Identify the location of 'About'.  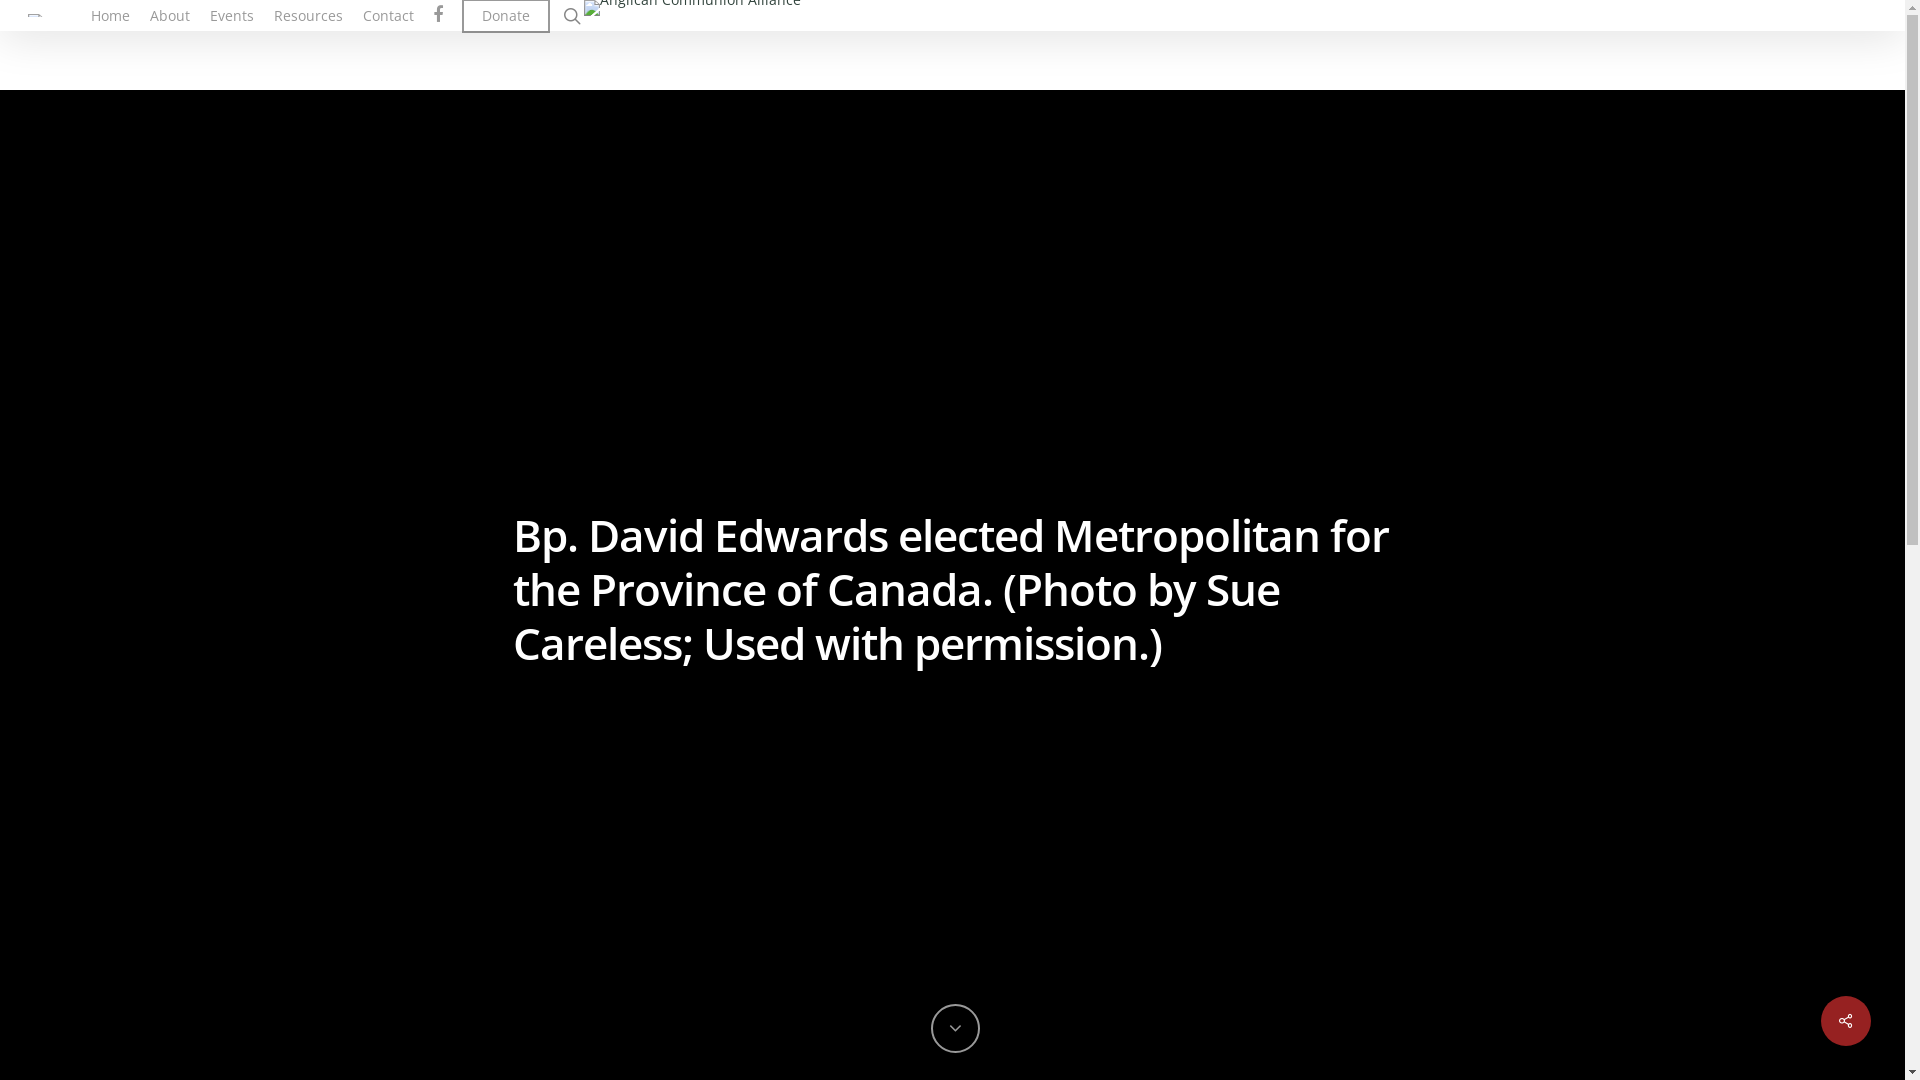
(169, 15).